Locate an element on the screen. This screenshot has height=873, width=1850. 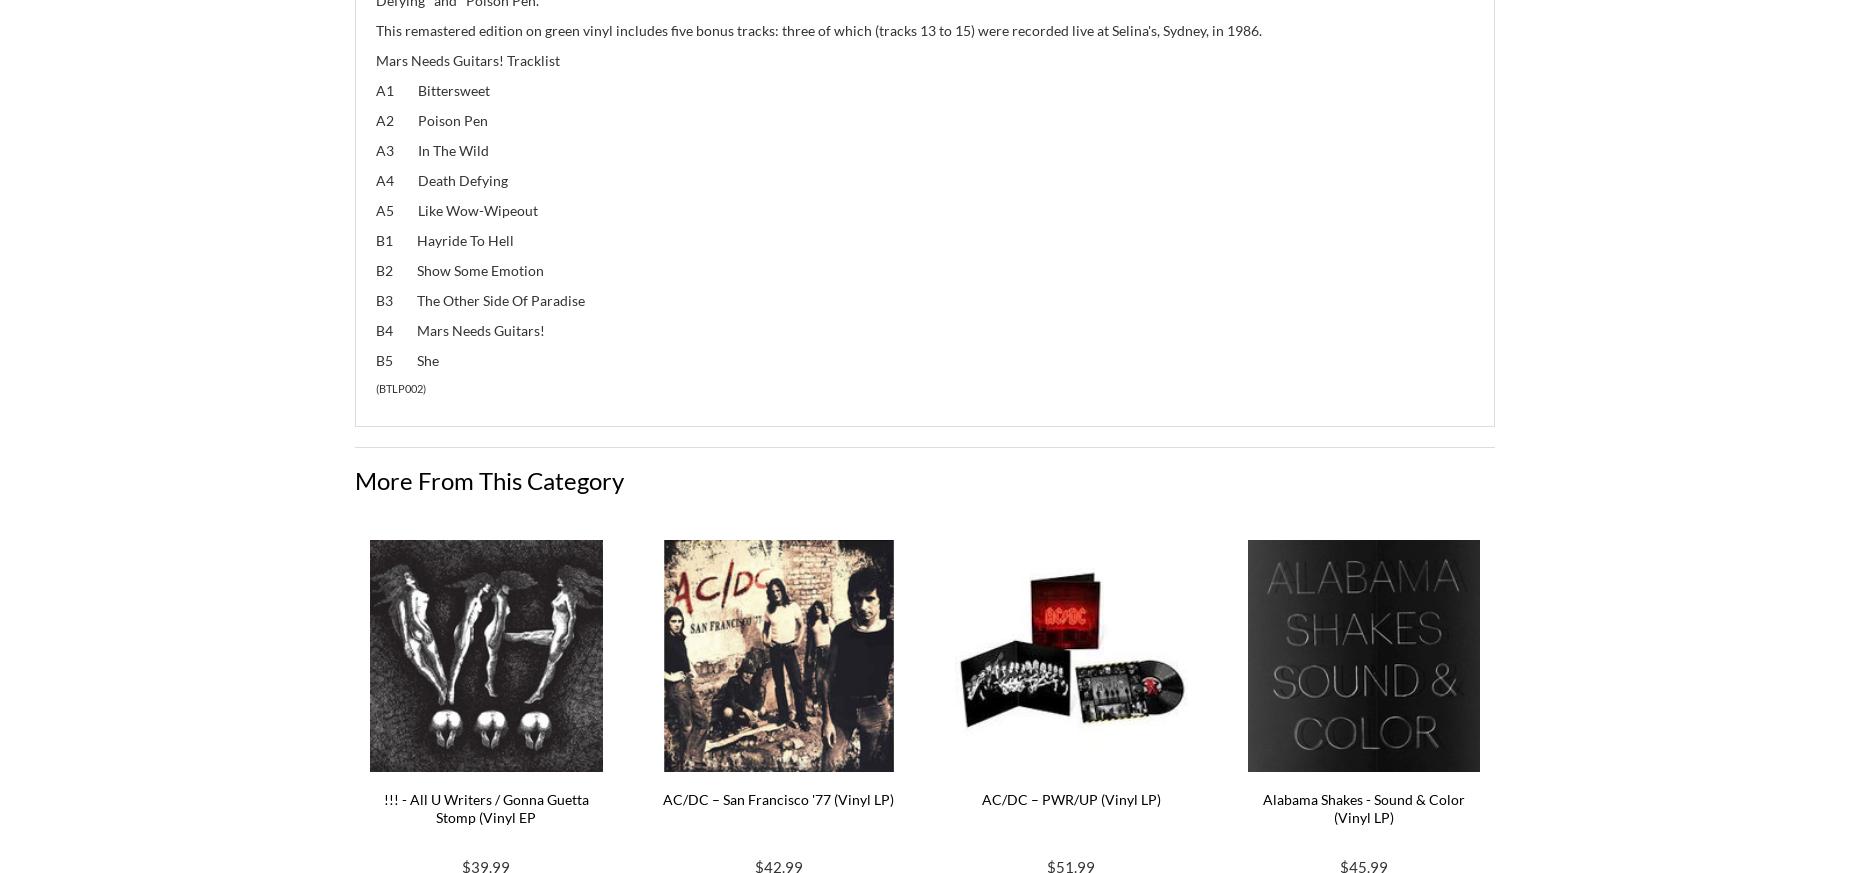
'This remastered edition on green vinyl includes five bonus tracks: three of which (tracks 13 to 15) were recorded live at Selina's, Sydney, in 1986.' is located at coordinates (818, 28).